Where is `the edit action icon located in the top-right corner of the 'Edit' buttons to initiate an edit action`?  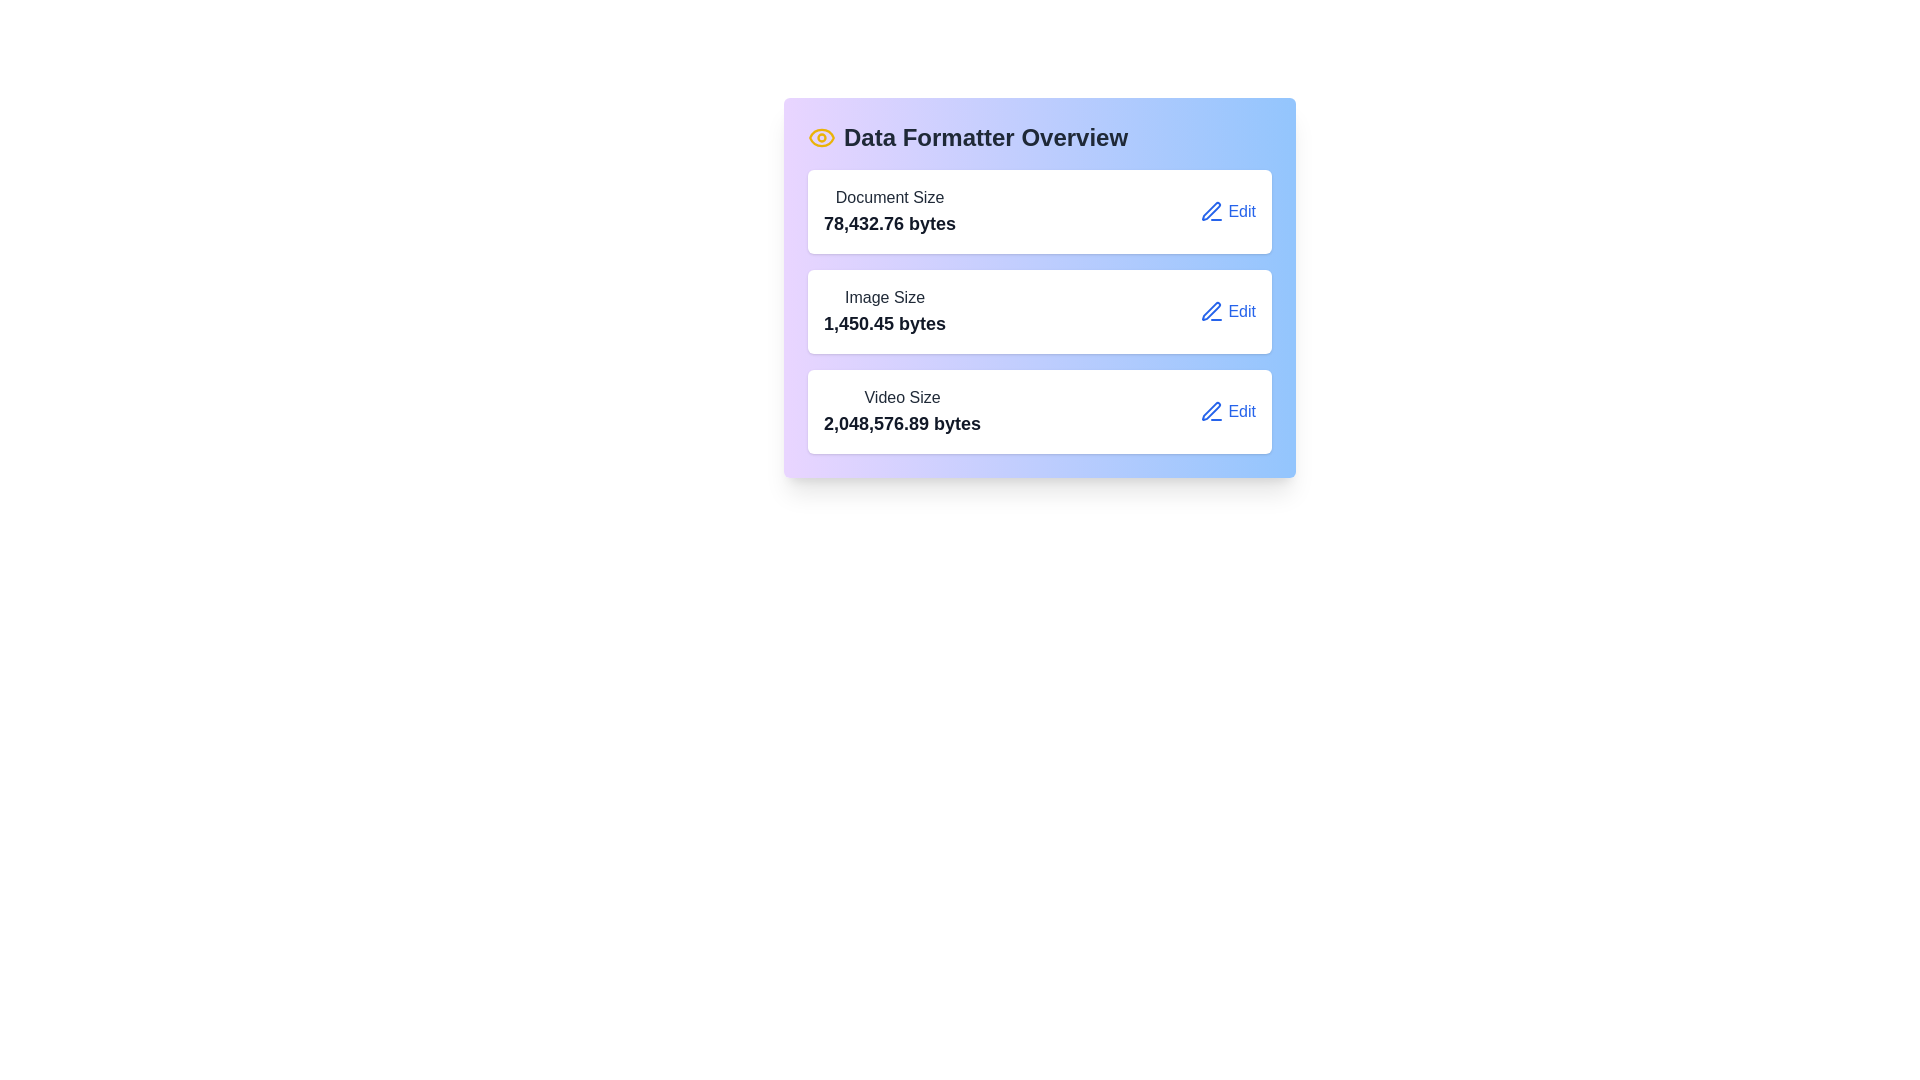 the edit action icon located in the top-right corner of the 'Edit' buttons to initiate an edit action is located at coordinates (1210, 410).